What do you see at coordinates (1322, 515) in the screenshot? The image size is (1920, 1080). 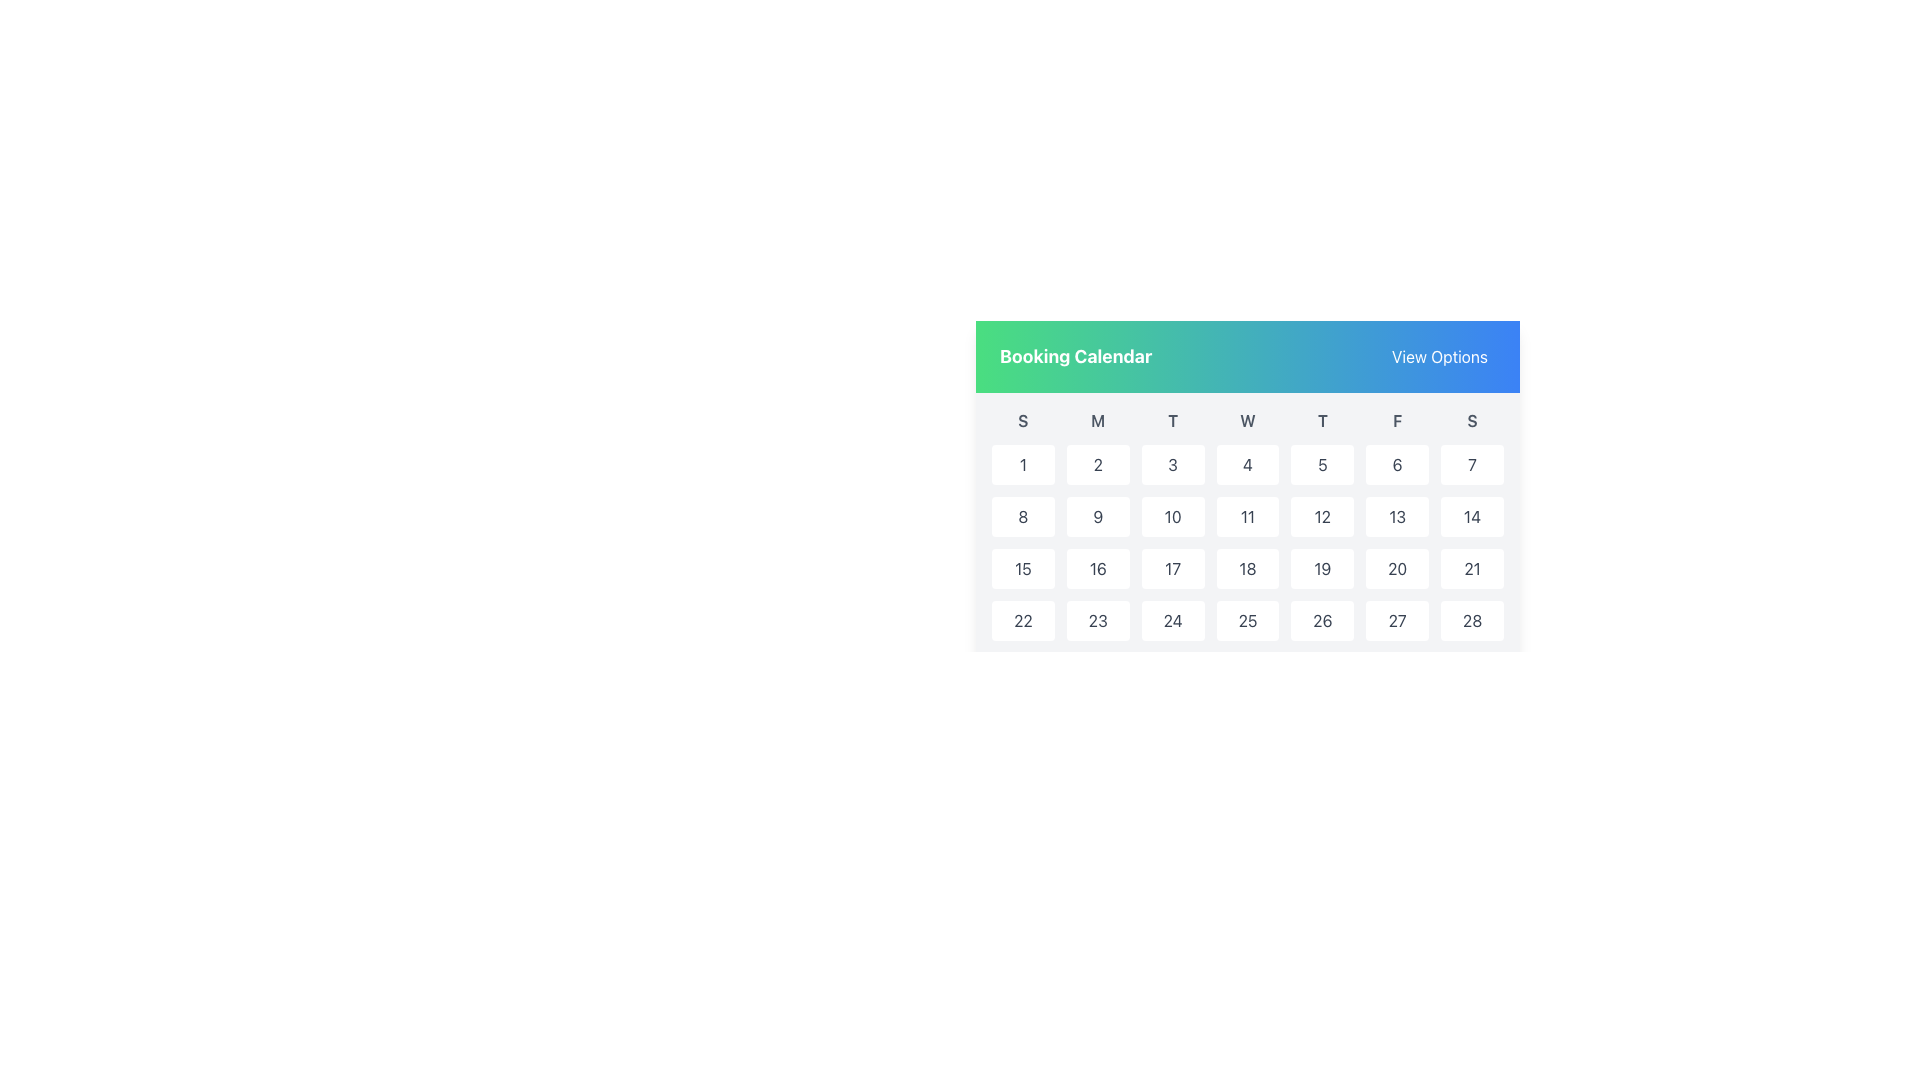 I see `the square-shaped button displaying the number '12' in gray text within the calendar grid` at bounding box center [1322, 515].